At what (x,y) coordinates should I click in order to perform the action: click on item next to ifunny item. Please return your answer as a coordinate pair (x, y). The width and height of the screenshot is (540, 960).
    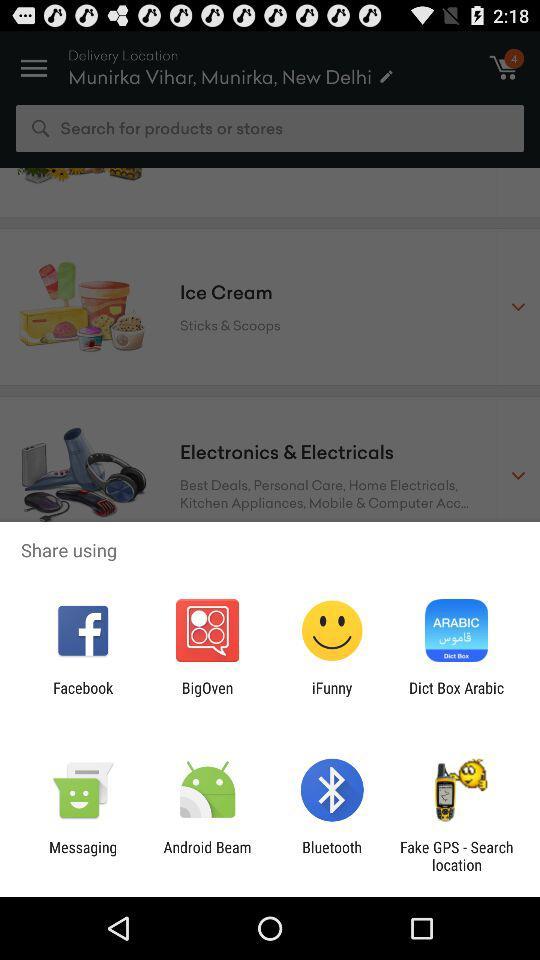
    Looking at the image, I should click on (456, 696).